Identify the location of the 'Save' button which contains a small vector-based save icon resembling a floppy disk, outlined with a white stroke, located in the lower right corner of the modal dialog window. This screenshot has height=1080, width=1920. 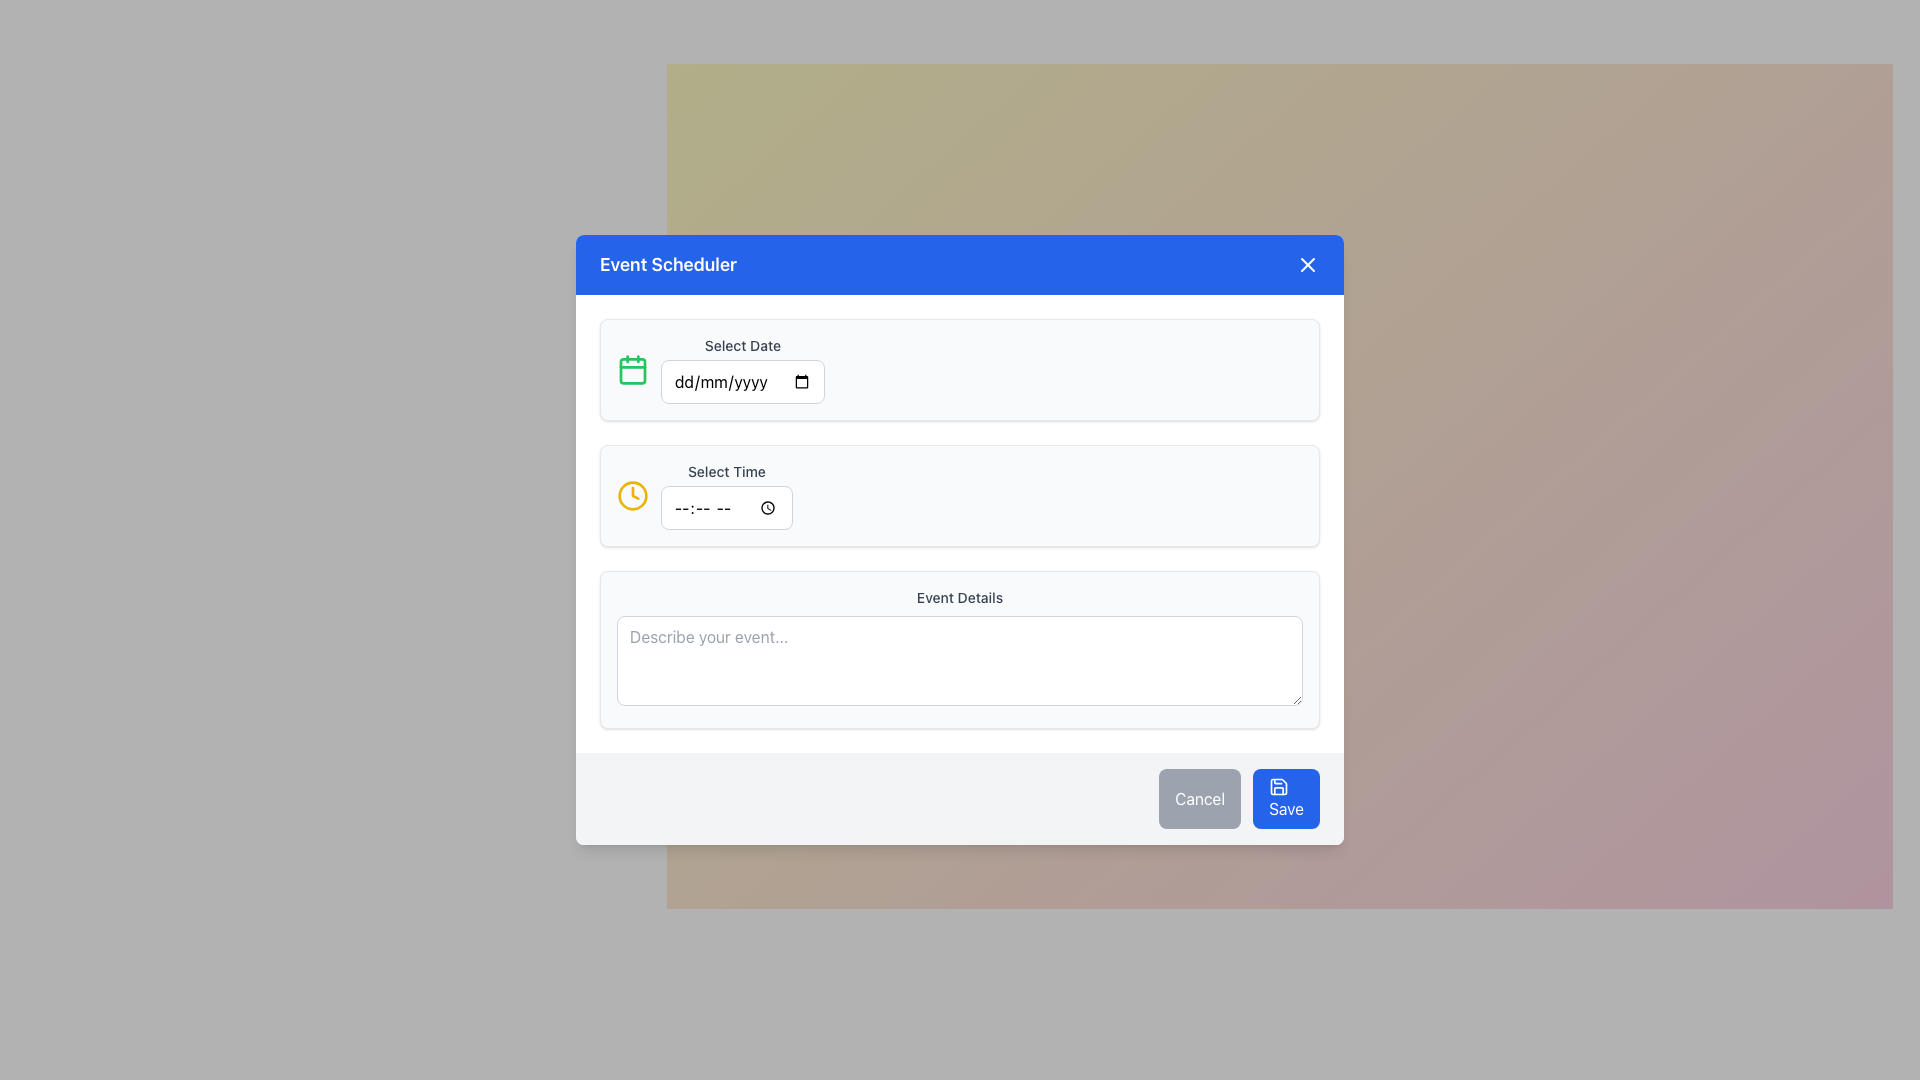
(1278, 785).